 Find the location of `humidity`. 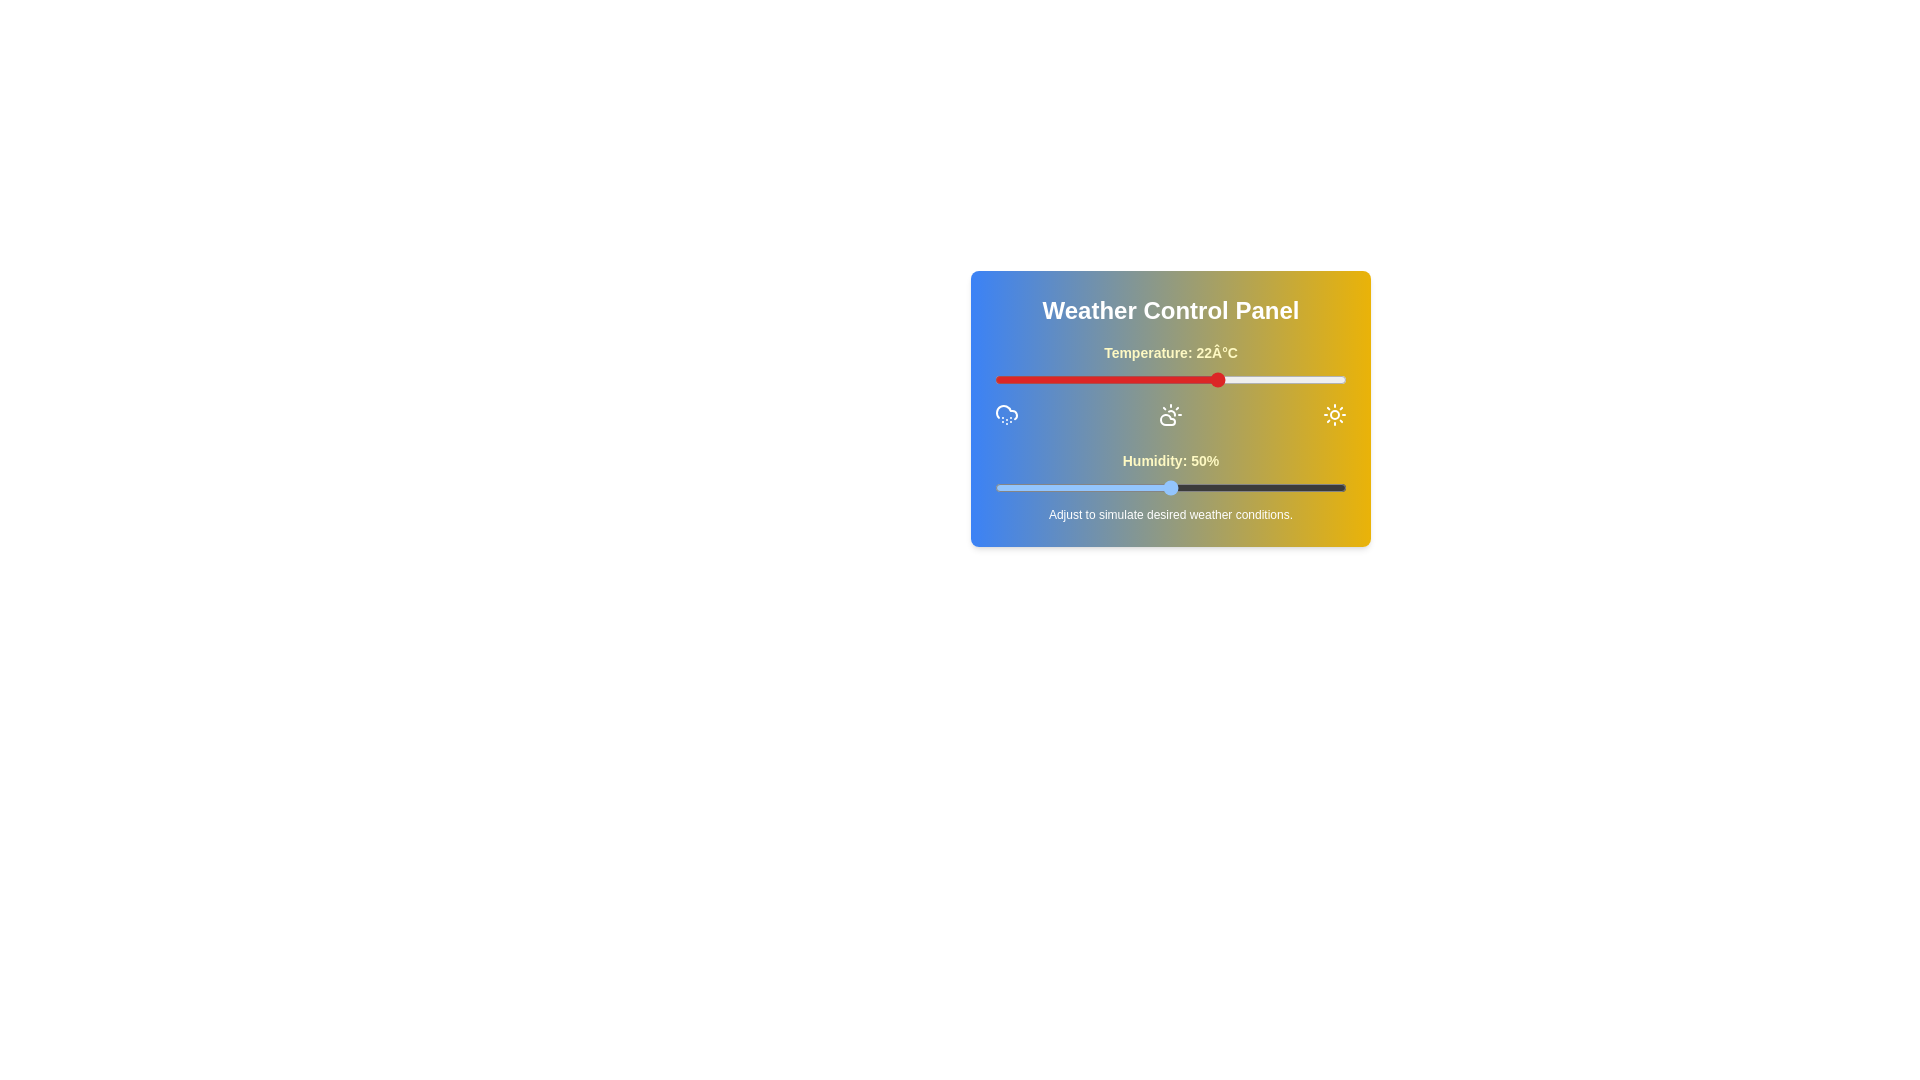

humidity is located at coordinates (1153, 488).